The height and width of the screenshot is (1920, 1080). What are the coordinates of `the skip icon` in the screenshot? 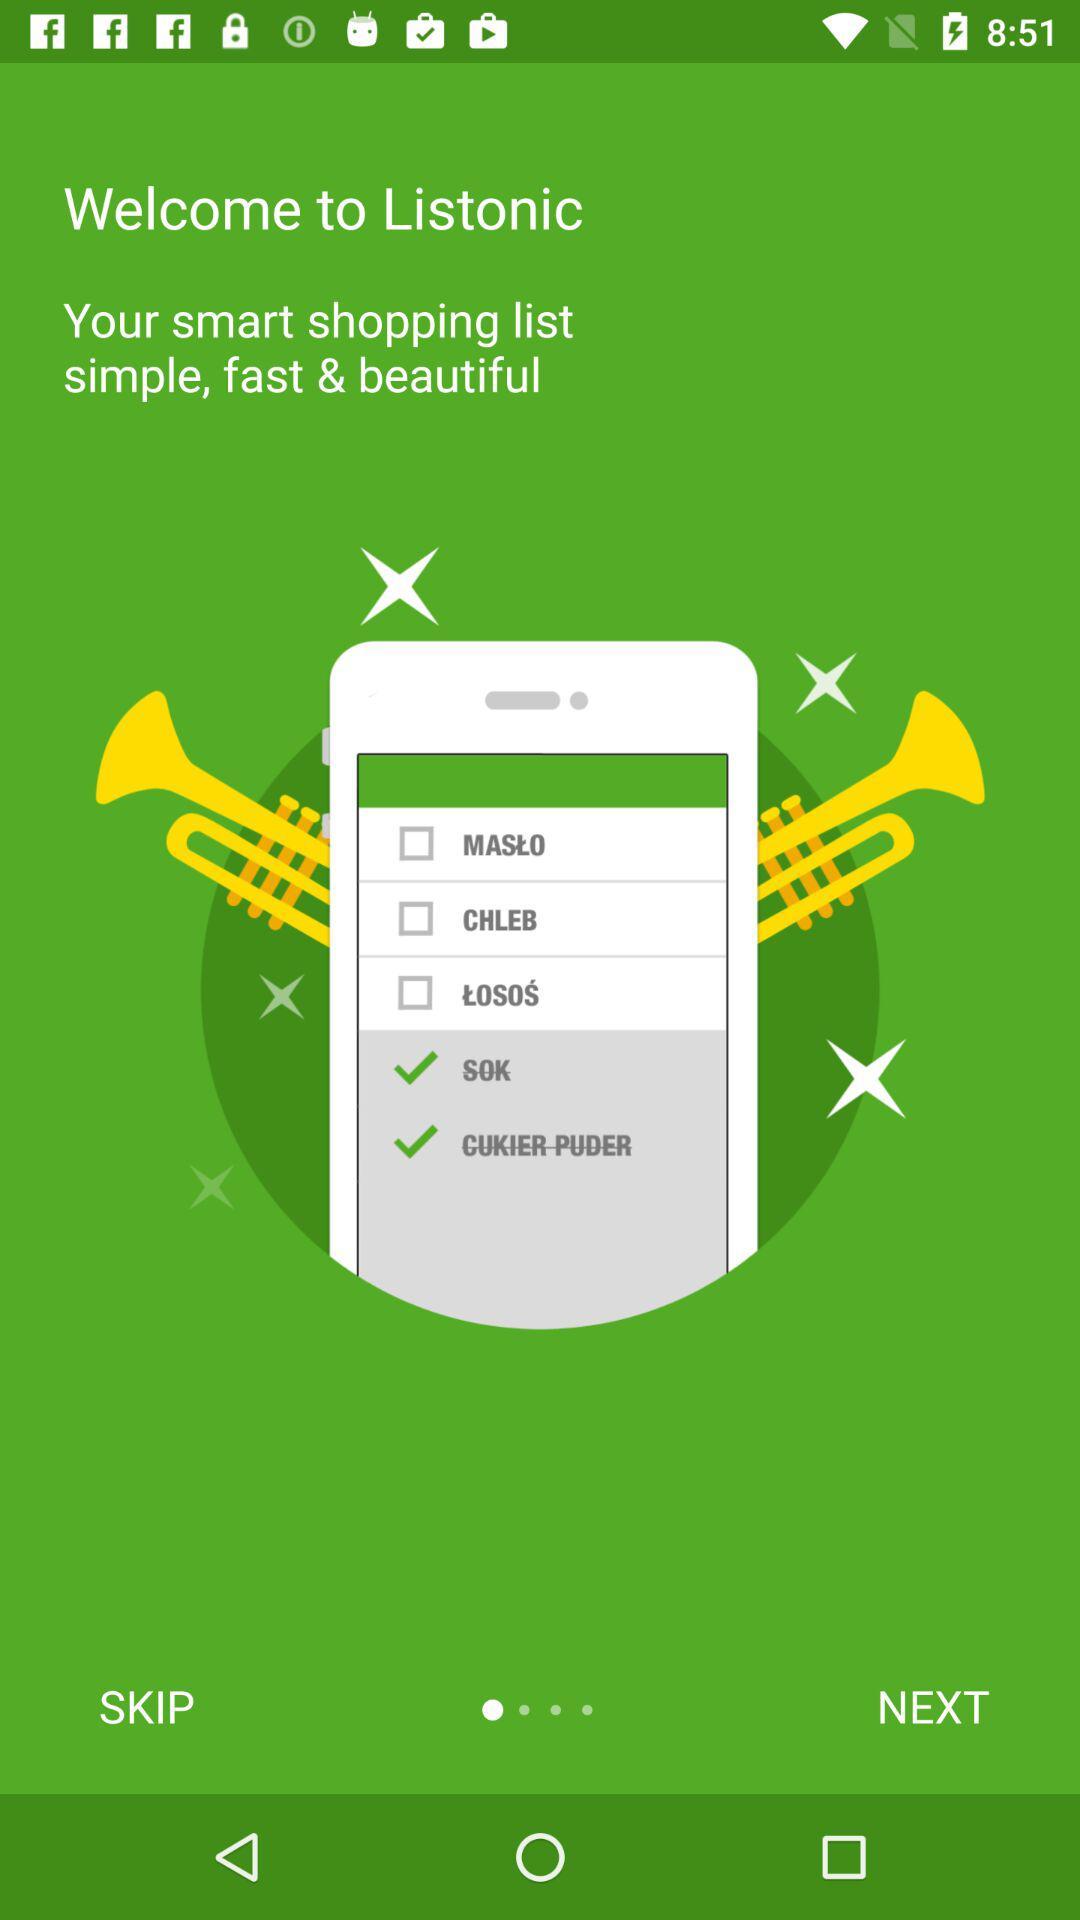 It's located at (145, 1705).